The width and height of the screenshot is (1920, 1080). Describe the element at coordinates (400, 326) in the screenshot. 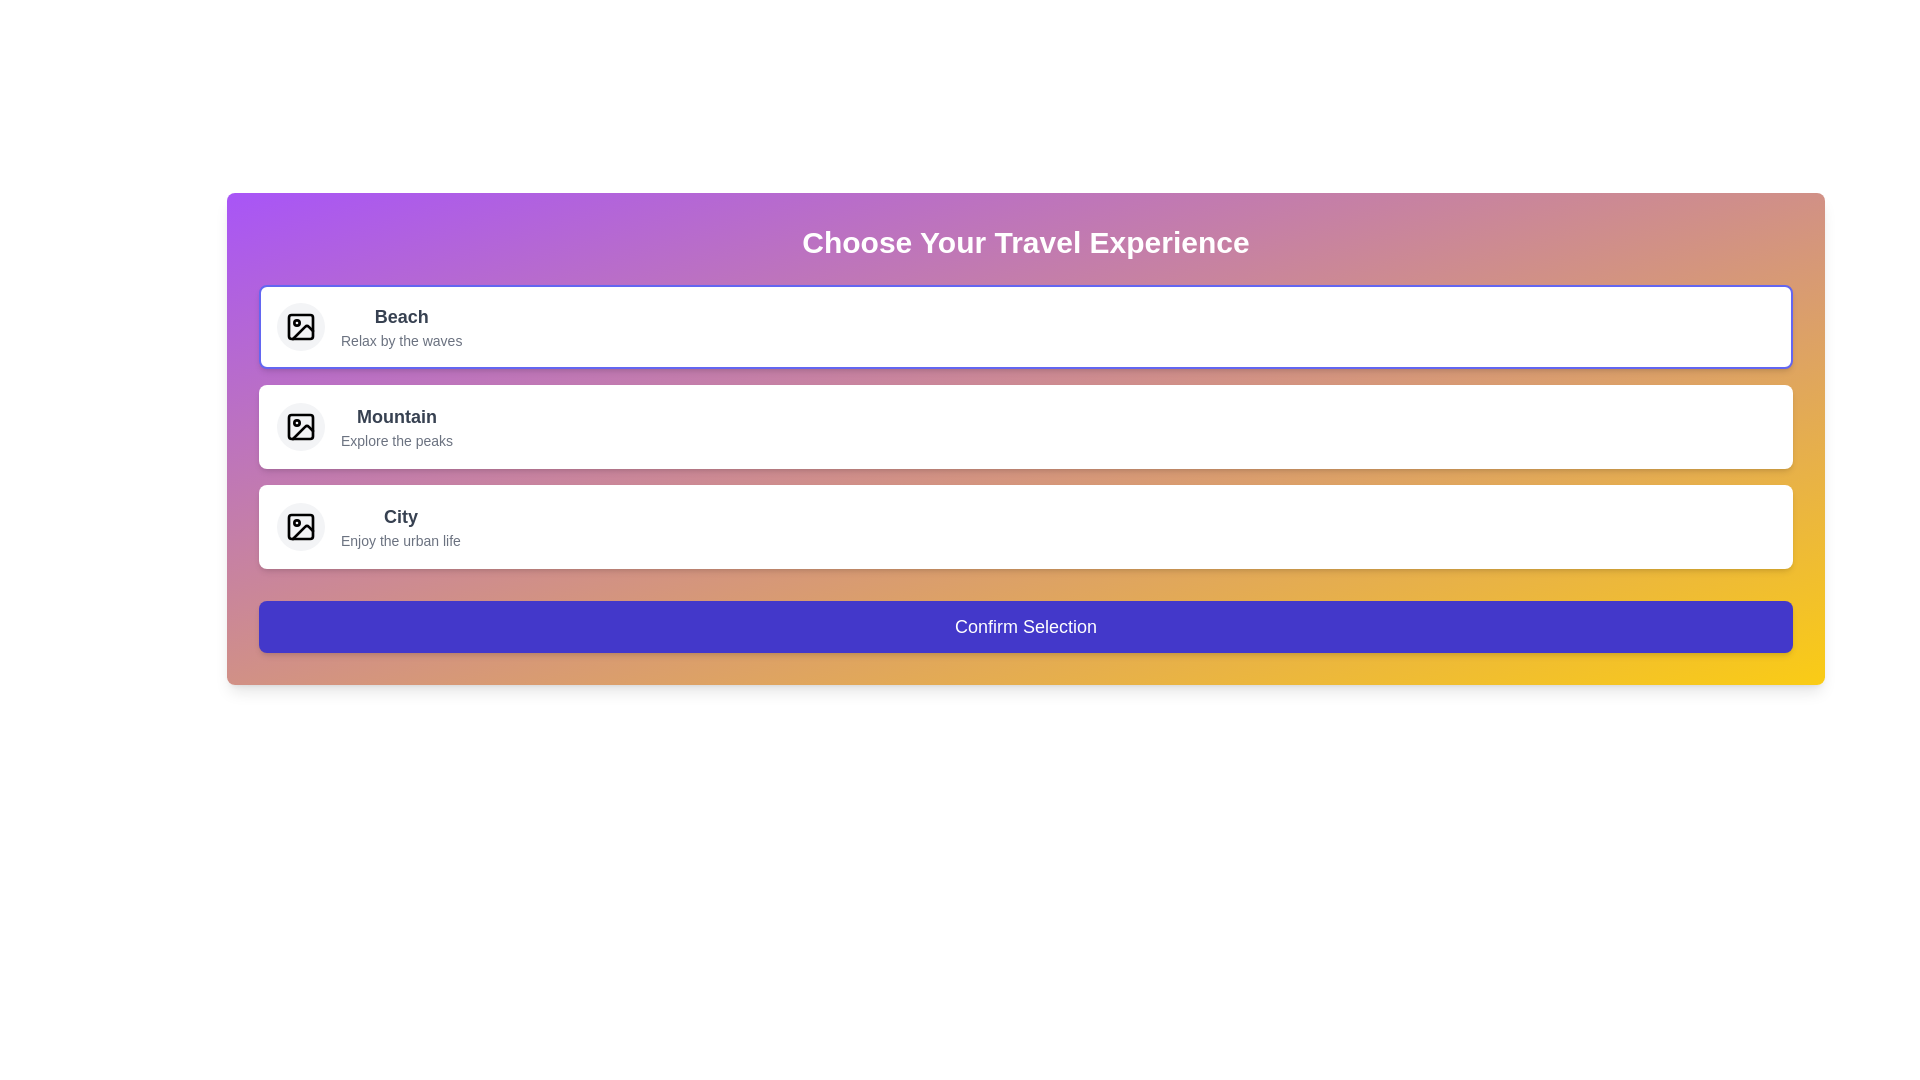

I see `the text element that reads 'Beach' in bold and larger font, followed by 'Relax by the waves' in smaller font, located within the first option of a vertical list of travel experiences` at that location.